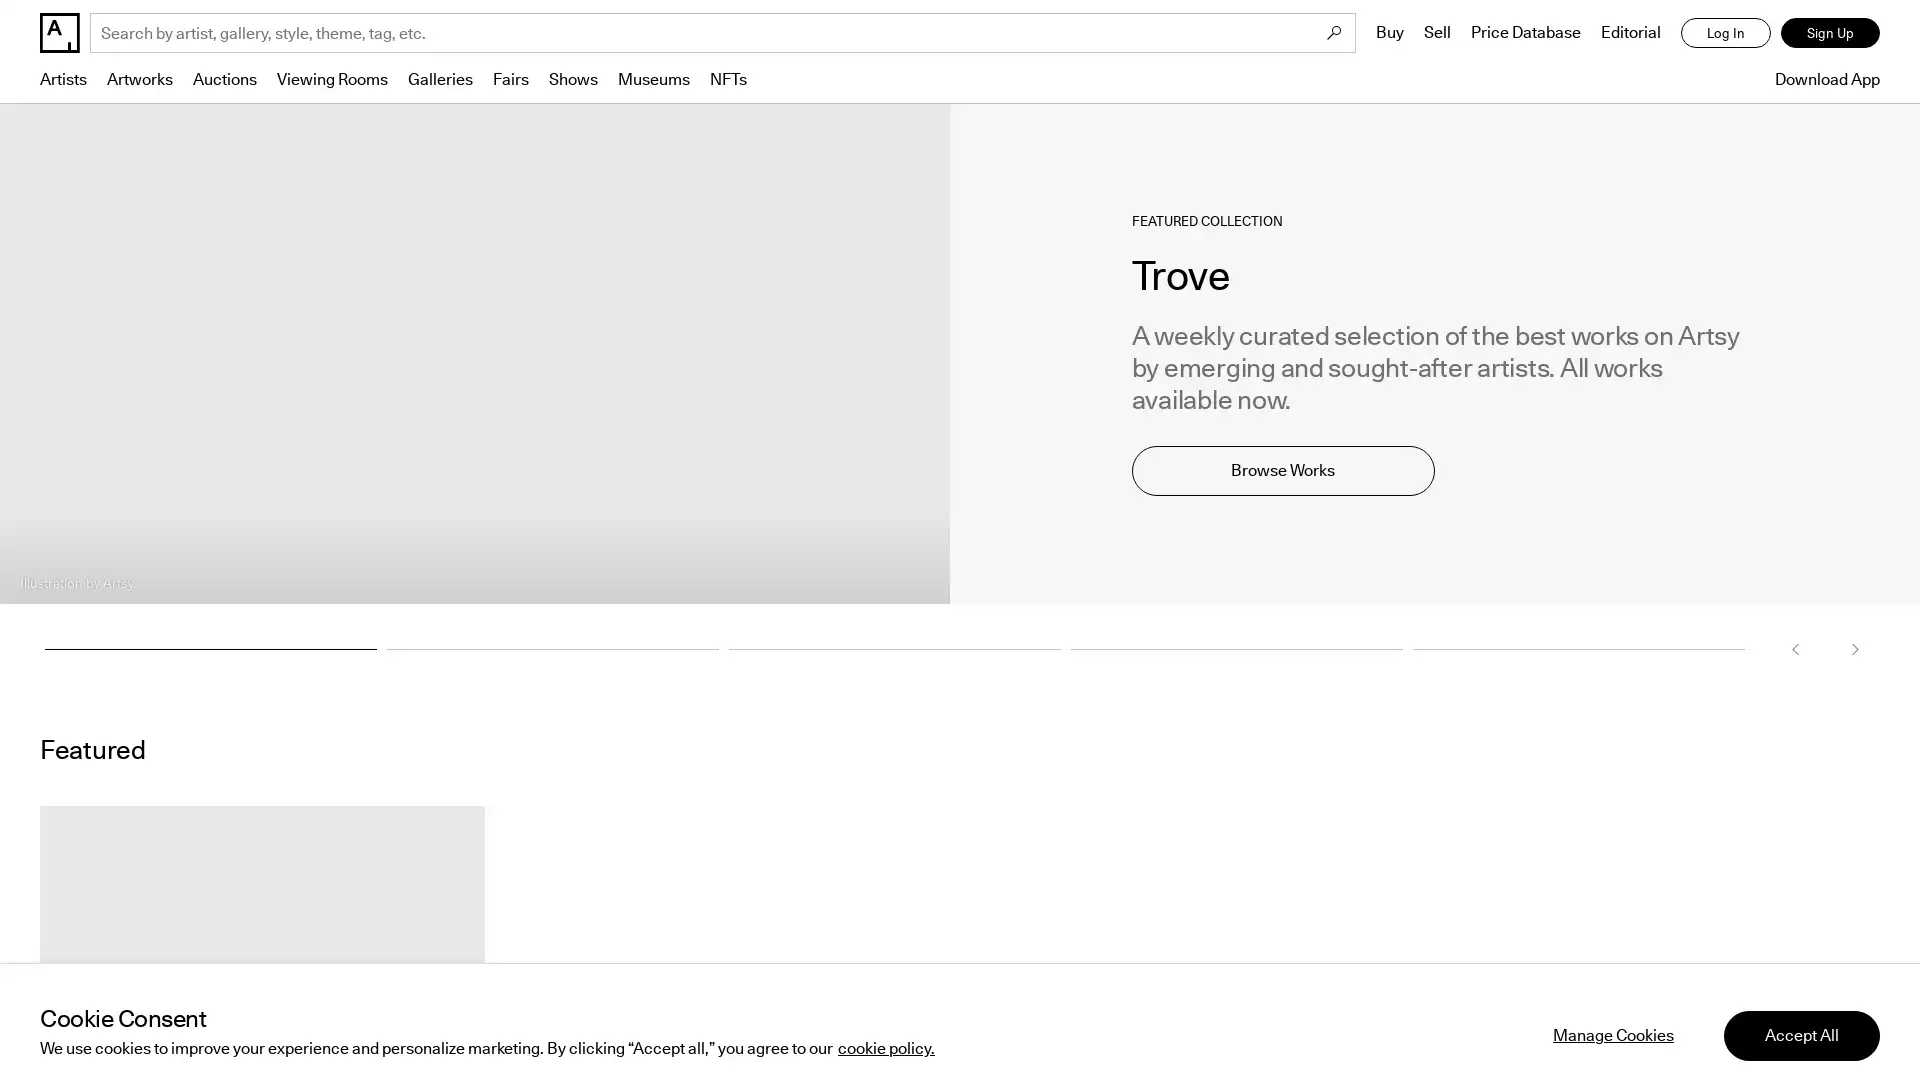 Image resolution: width=1920 pixels, height=1080 pixels. I want to click on Navigate left, so click(1795, 648).